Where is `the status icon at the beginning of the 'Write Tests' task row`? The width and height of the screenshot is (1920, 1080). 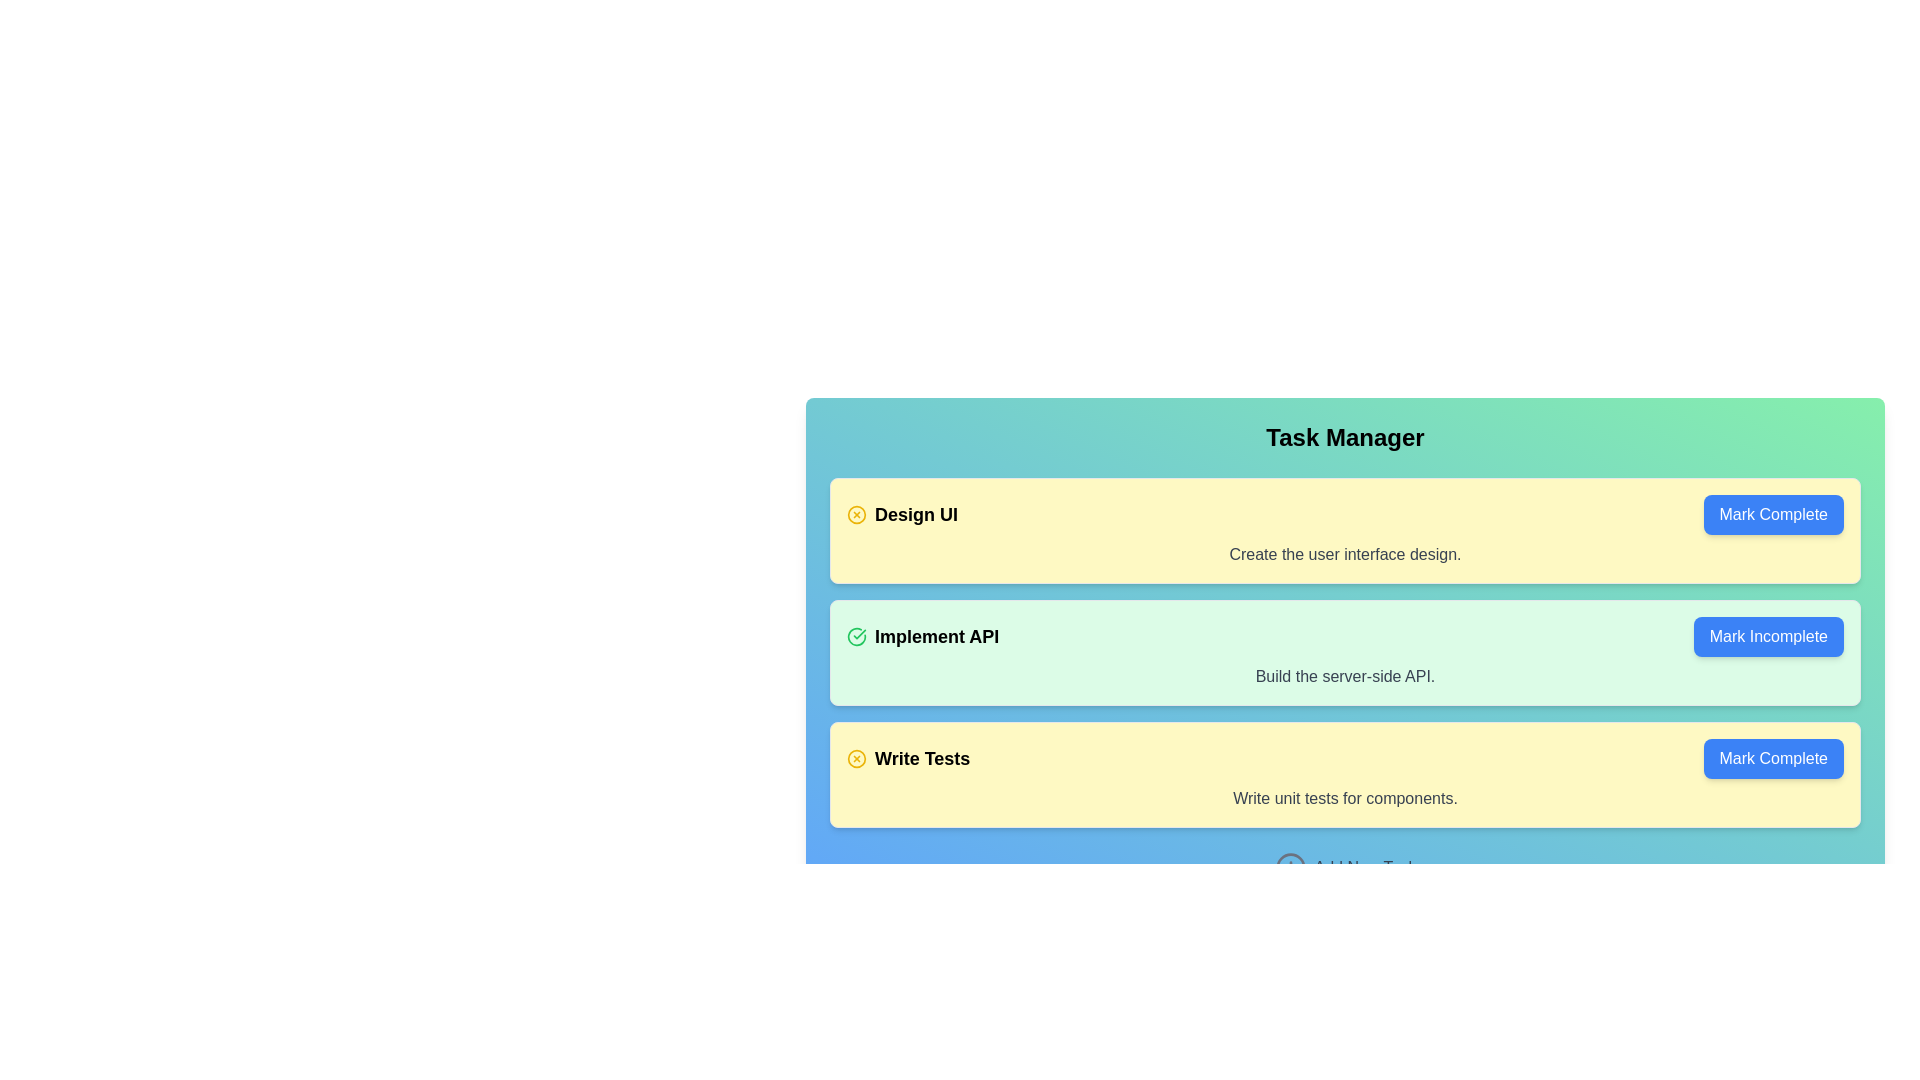
the status icon at the beginning of the 'Write Tests' task row is located at coordinates (857, 759).